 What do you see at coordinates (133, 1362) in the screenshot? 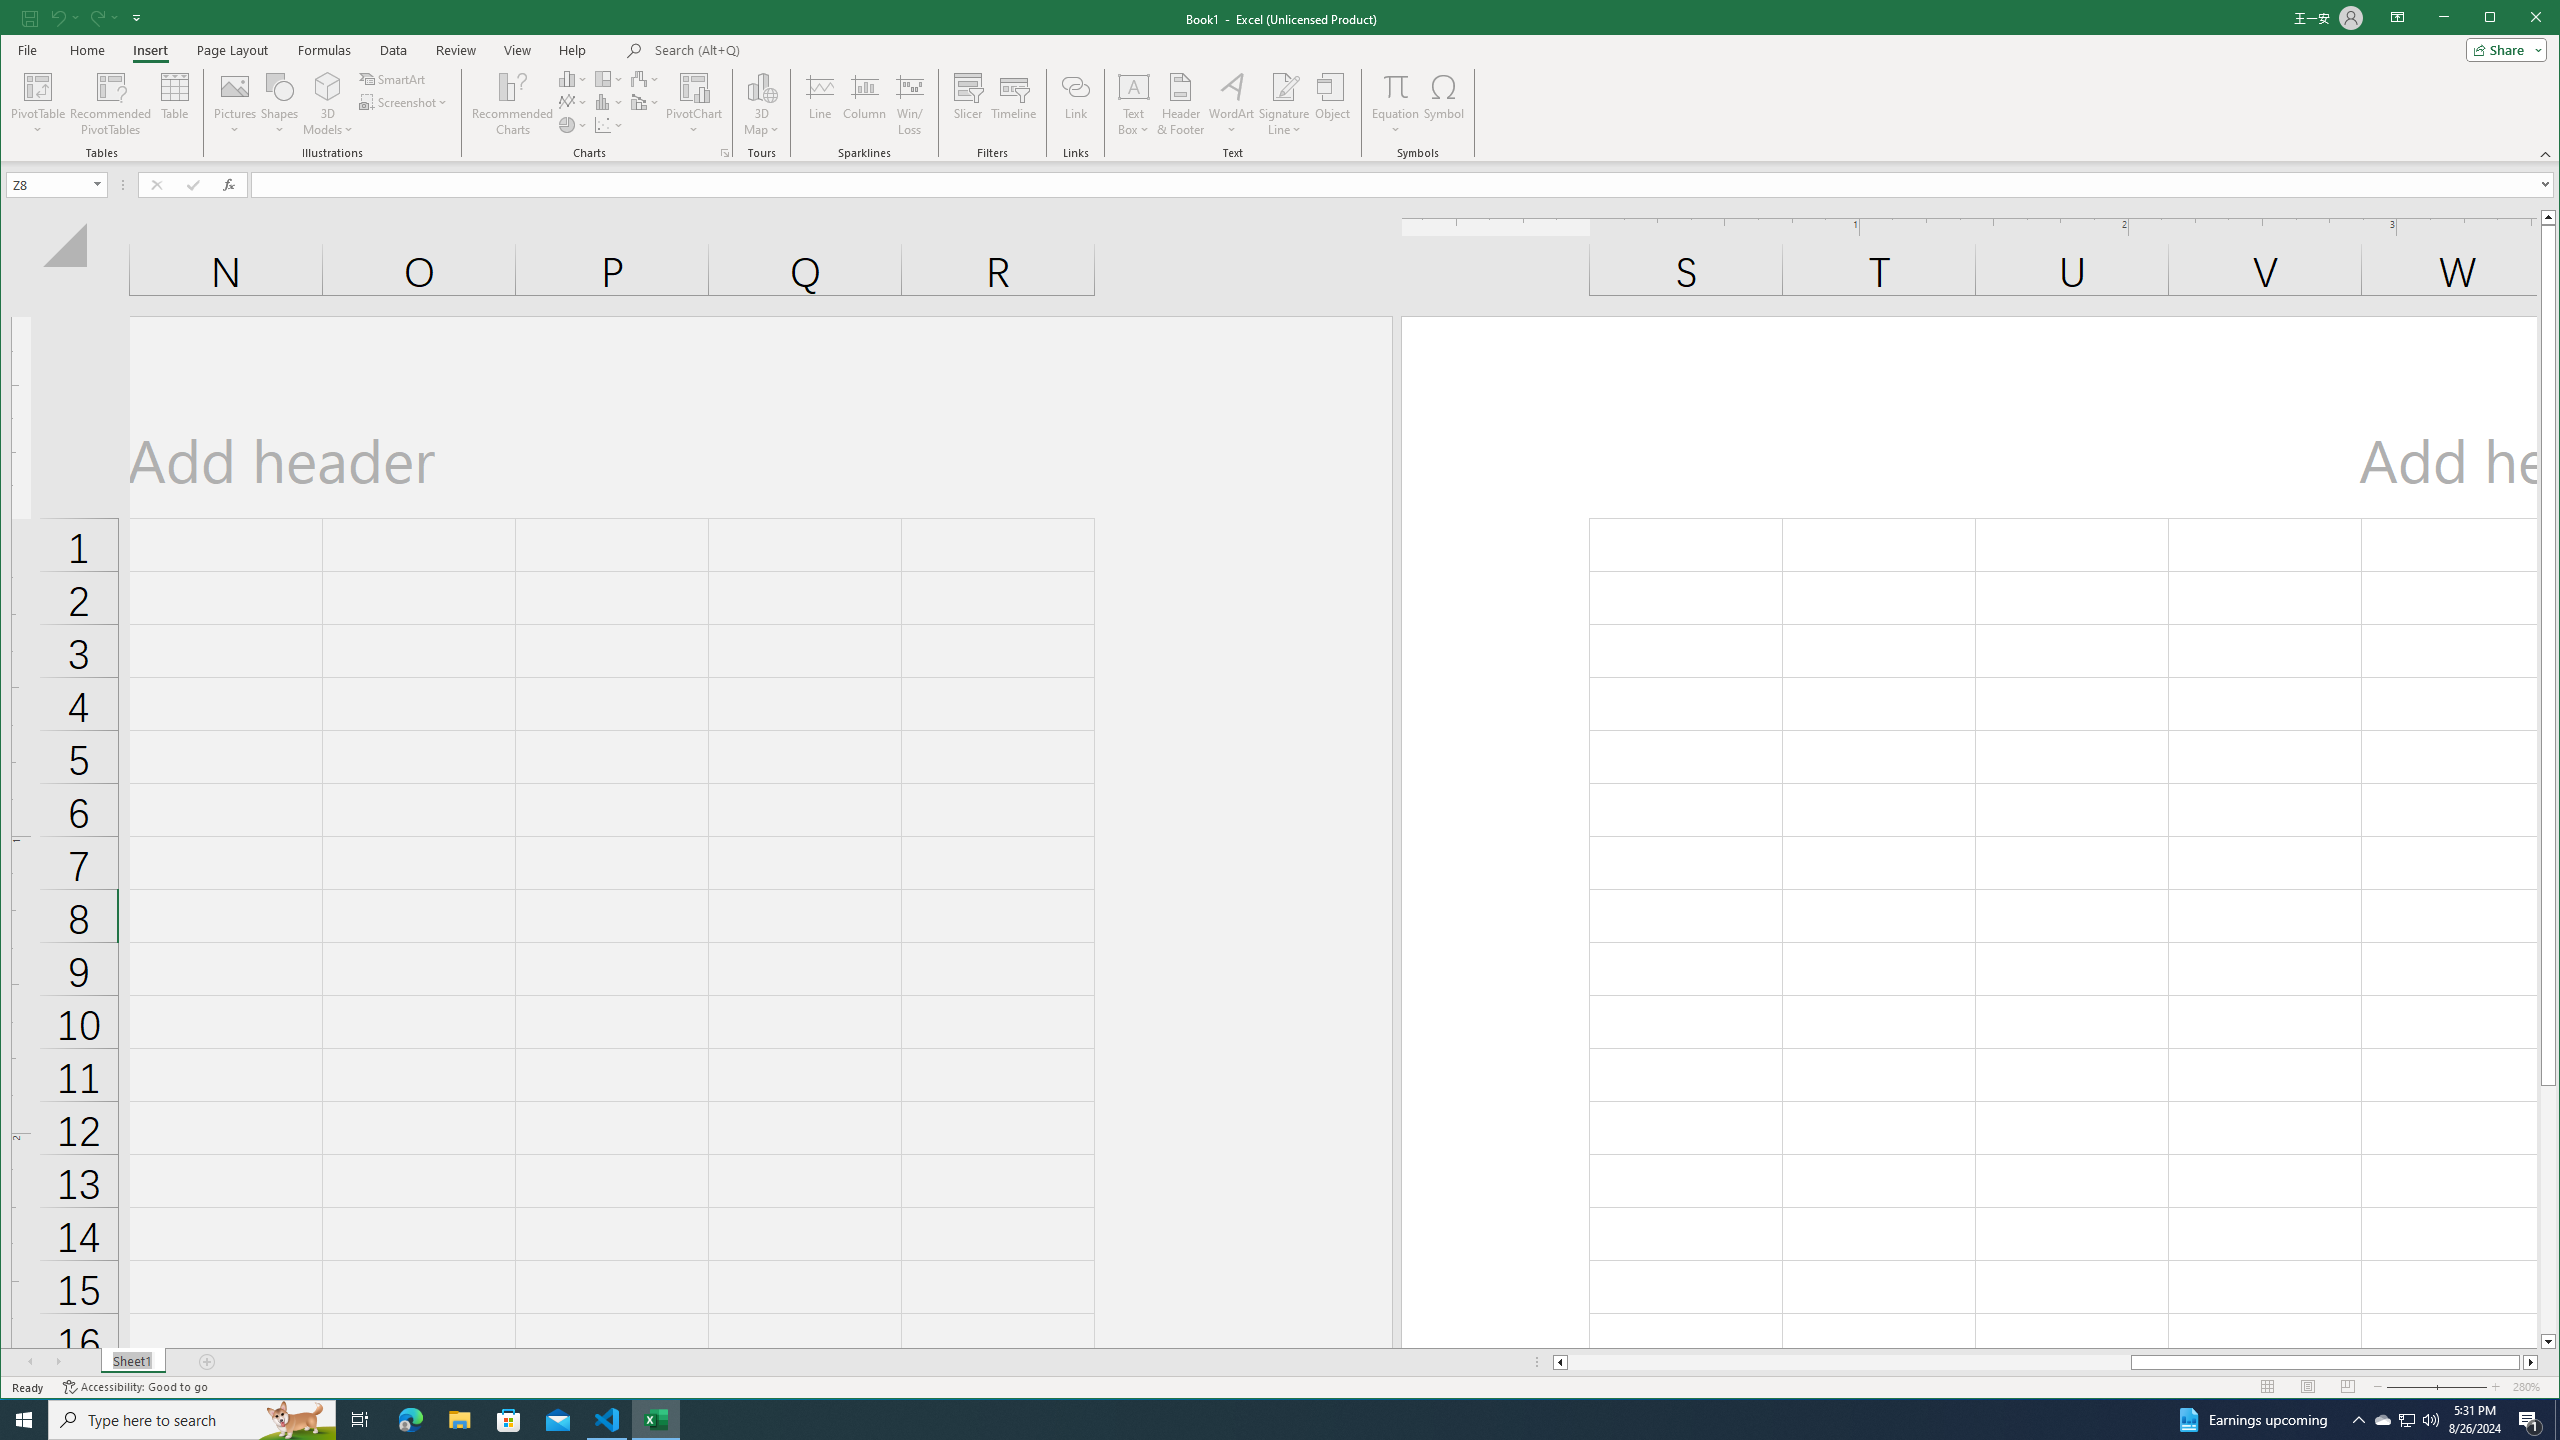
I see `'Sheet Tab'` at bounding box center [133, 1362].